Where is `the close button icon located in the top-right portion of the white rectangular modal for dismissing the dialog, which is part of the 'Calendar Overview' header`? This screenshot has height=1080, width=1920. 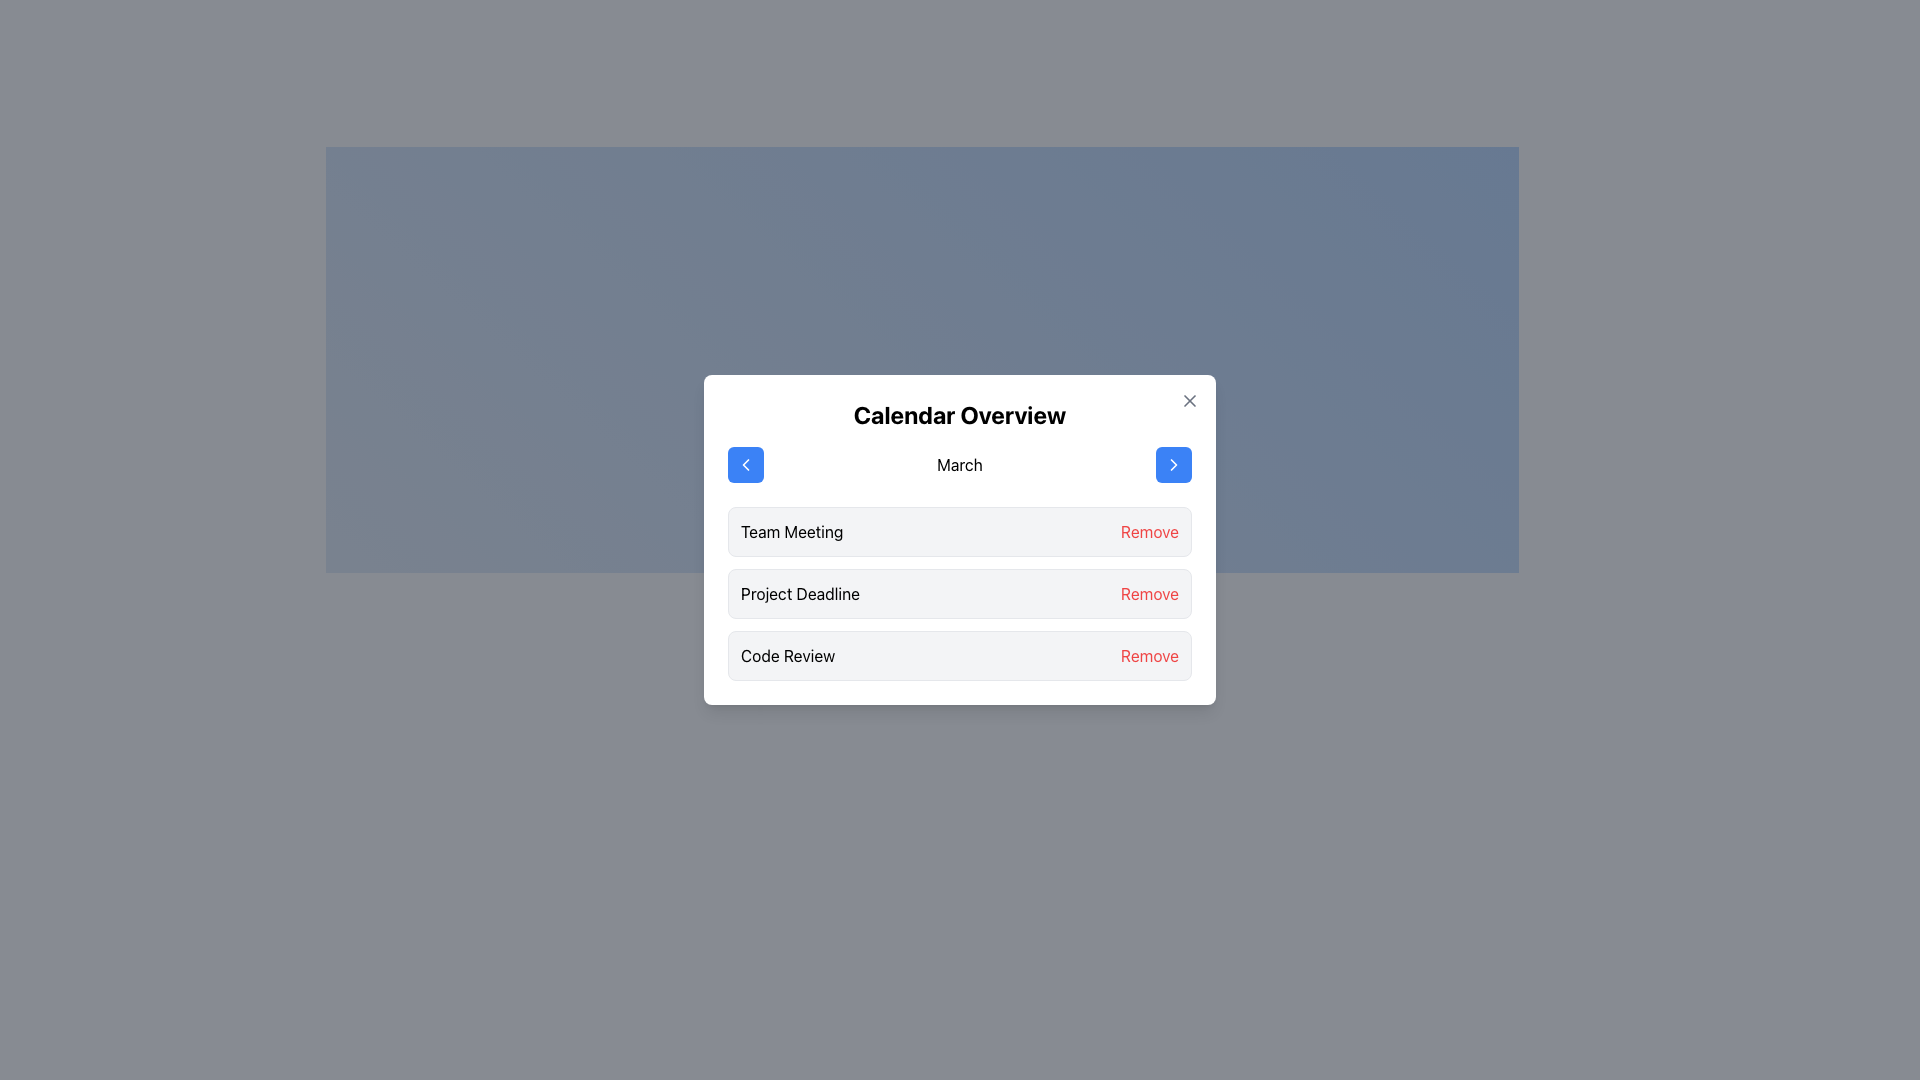 the close button icon located in the top-right portion of the white rectangular modal for dismissing the dialog, which is part of the 'Calendar Overview' header is located at coordinates (1190, 401).